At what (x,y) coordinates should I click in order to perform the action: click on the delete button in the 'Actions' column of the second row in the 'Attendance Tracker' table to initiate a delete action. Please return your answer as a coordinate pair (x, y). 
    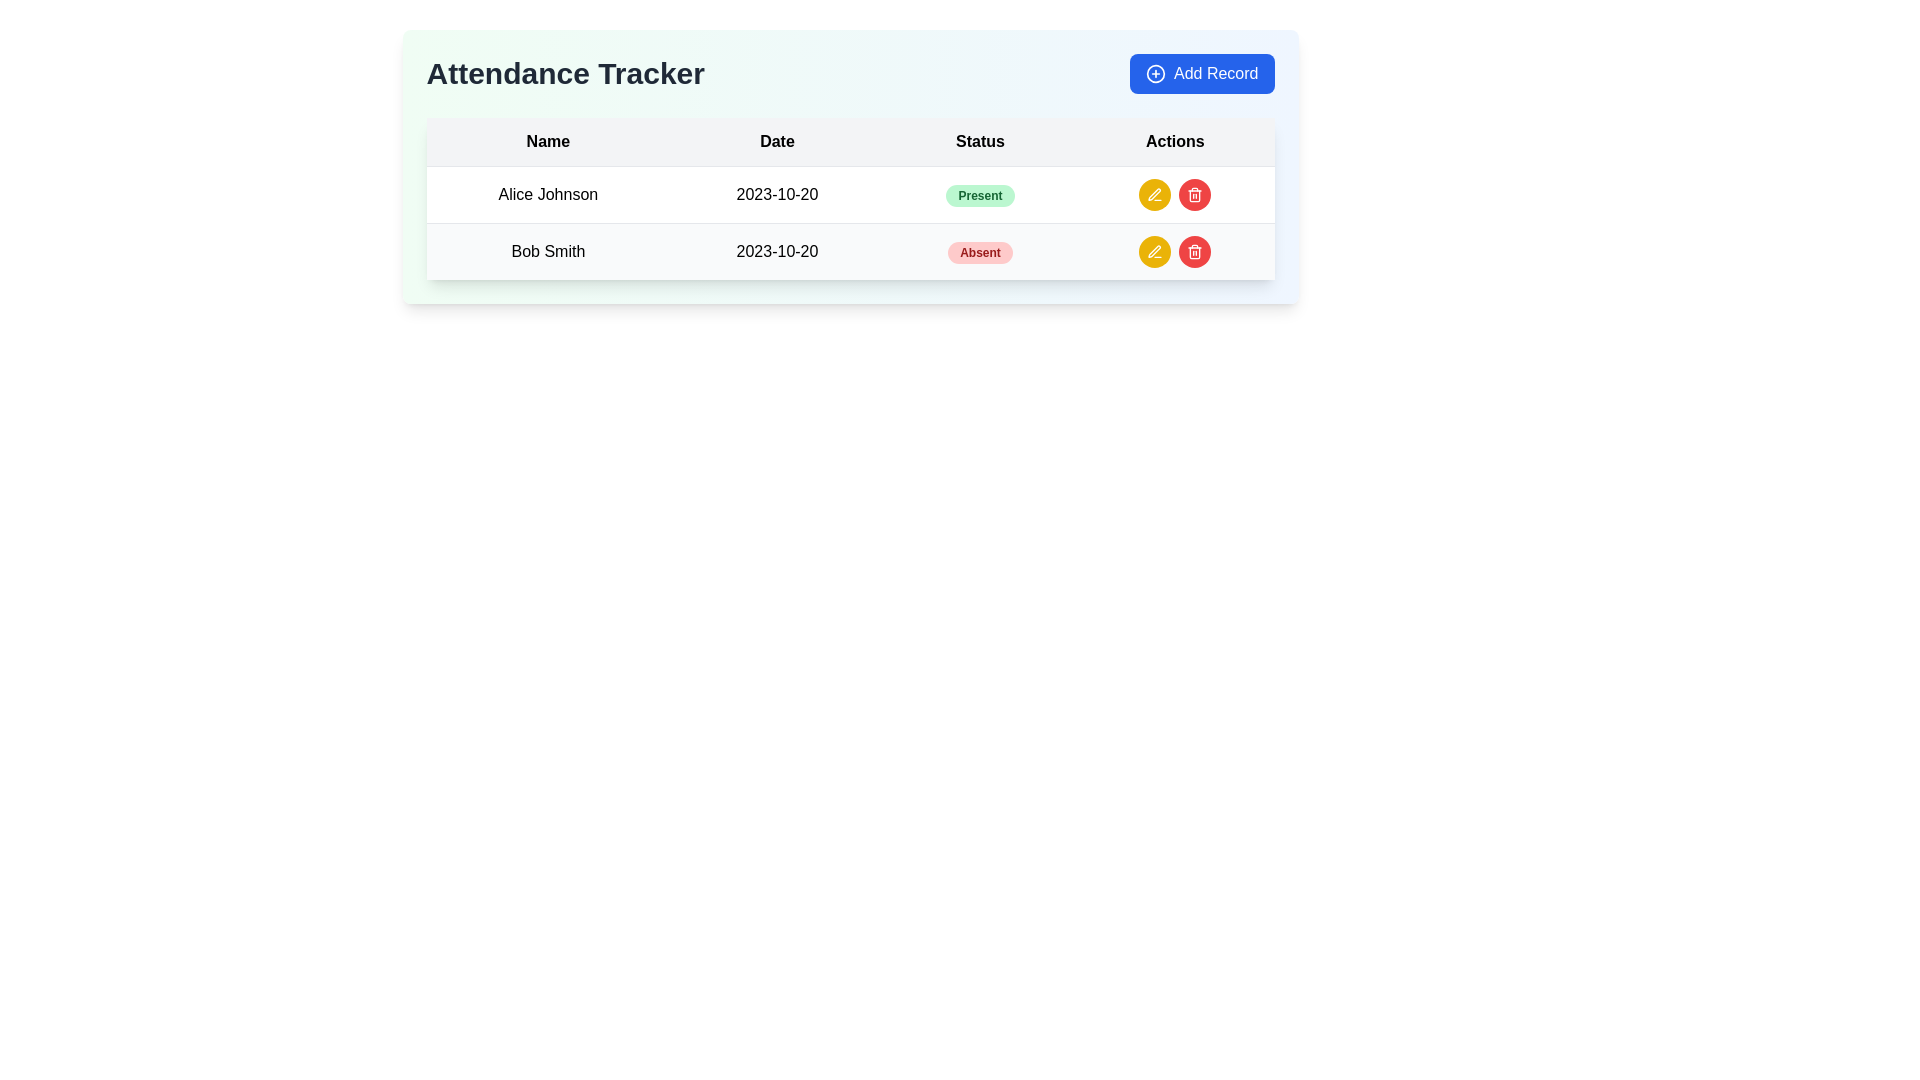
    Looking at the image, I should click on (1195, 250).